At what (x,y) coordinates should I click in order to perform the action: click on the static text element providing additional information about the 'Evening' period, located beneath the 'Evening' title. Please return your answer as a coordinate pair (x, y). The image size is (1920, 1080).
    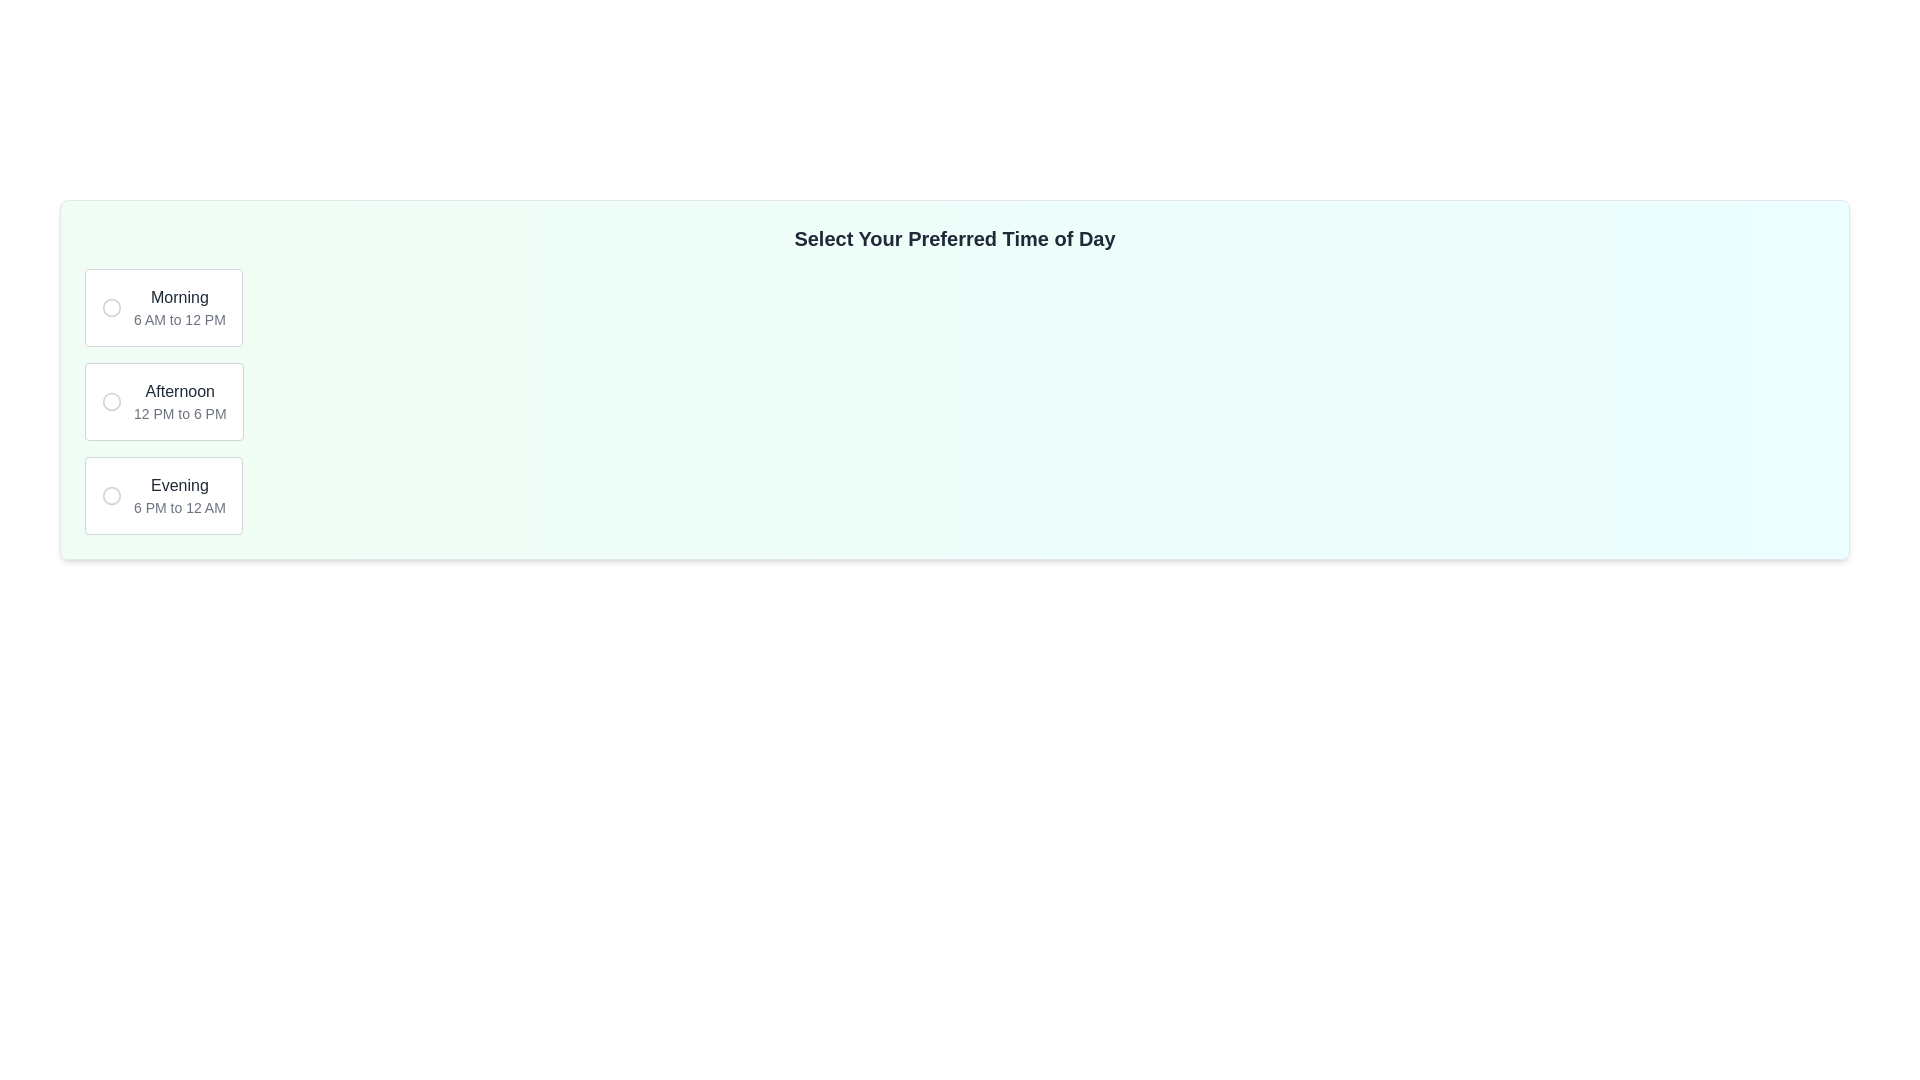
    Looking at the image, I should click on (179, 507).